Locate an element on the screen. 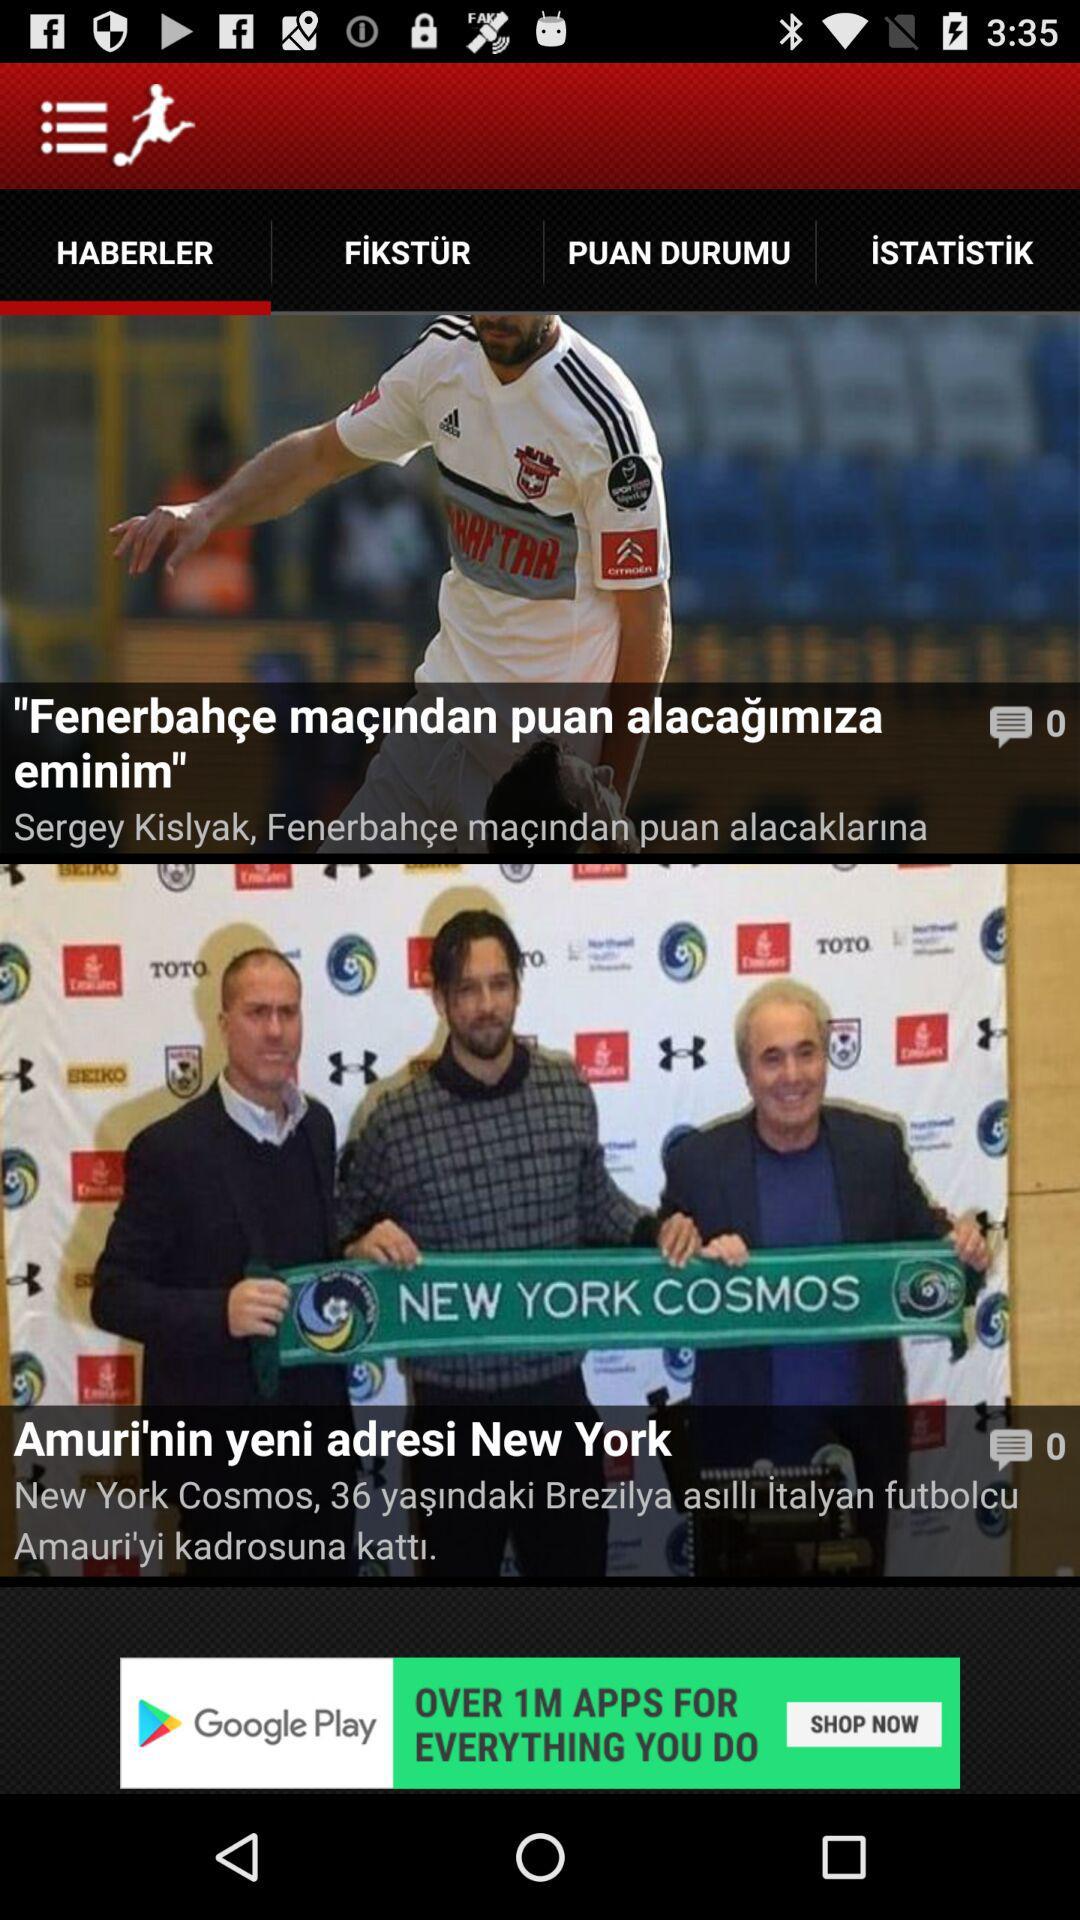 This screenshot has height=1920, width=1080. click on advertisement is located at coordinates (540, 1722).